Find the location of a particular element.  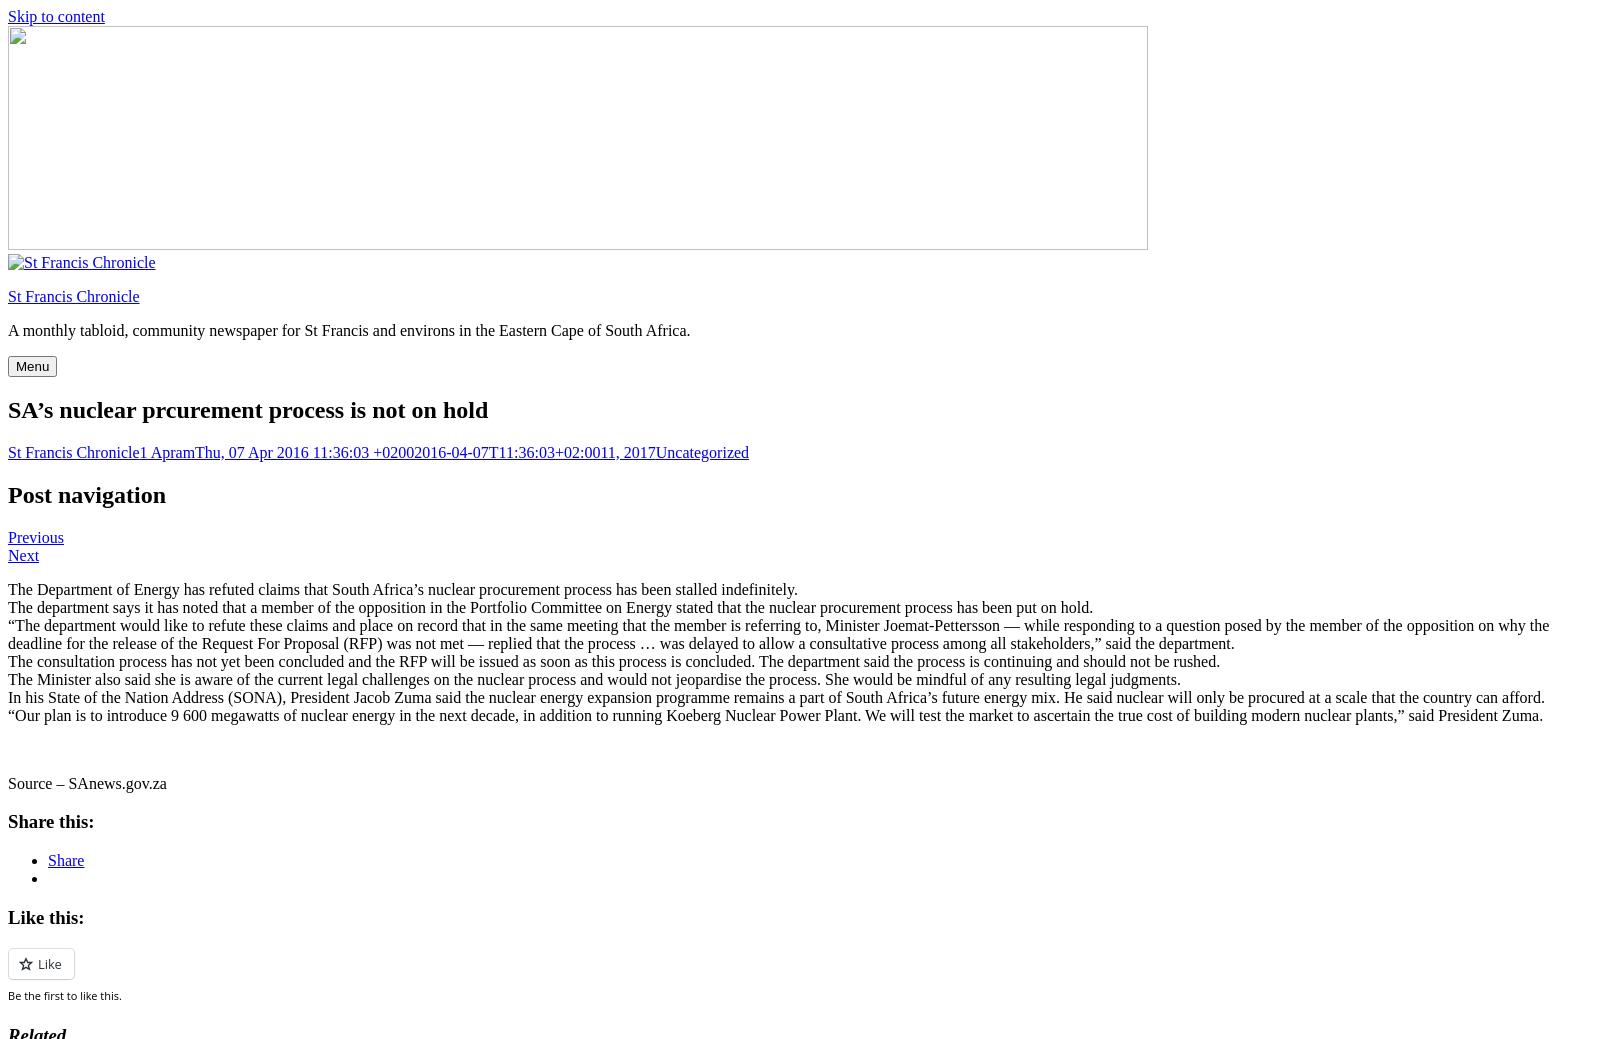

'Menu' is located at coordinates (31, 365).